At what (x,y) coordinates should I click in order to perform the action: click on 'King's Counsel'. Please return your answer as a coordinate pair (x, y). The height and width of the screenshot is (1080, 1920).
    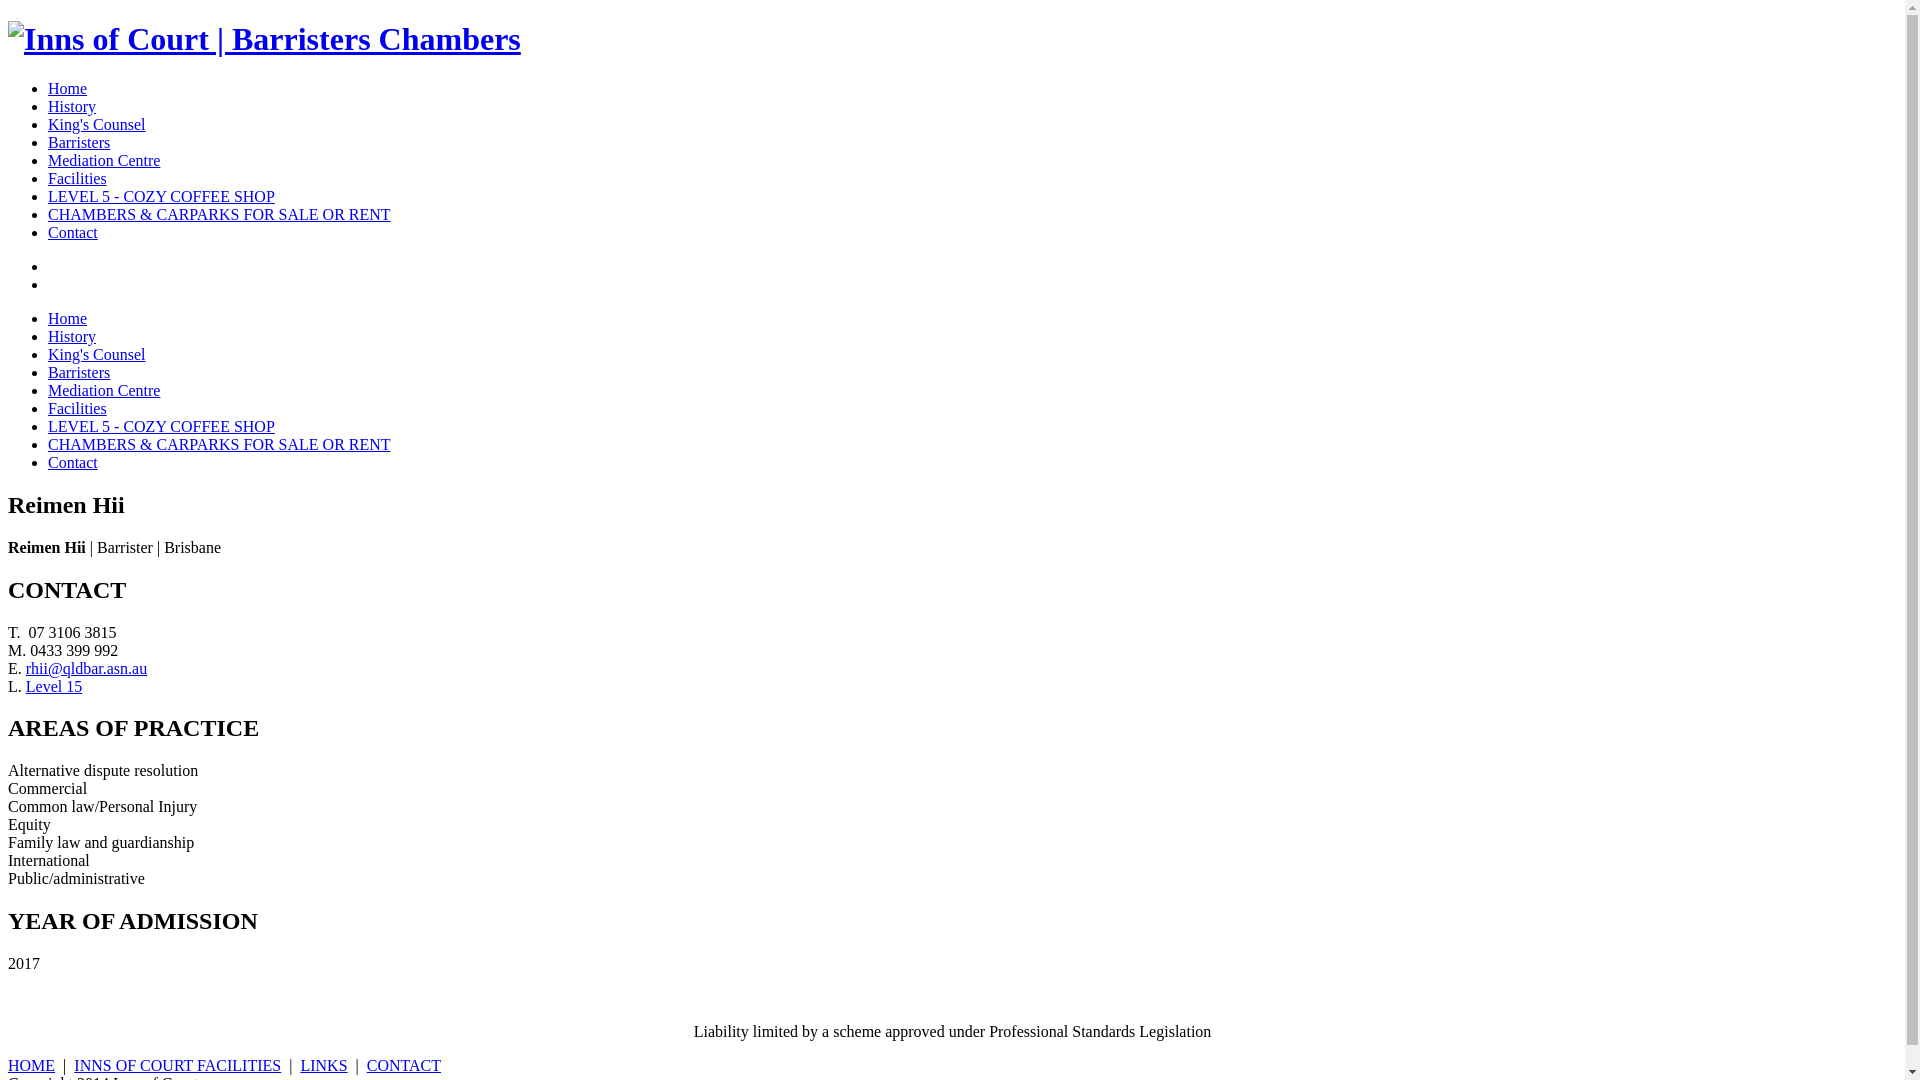
    Looking at the image, I should click on (95, 124).